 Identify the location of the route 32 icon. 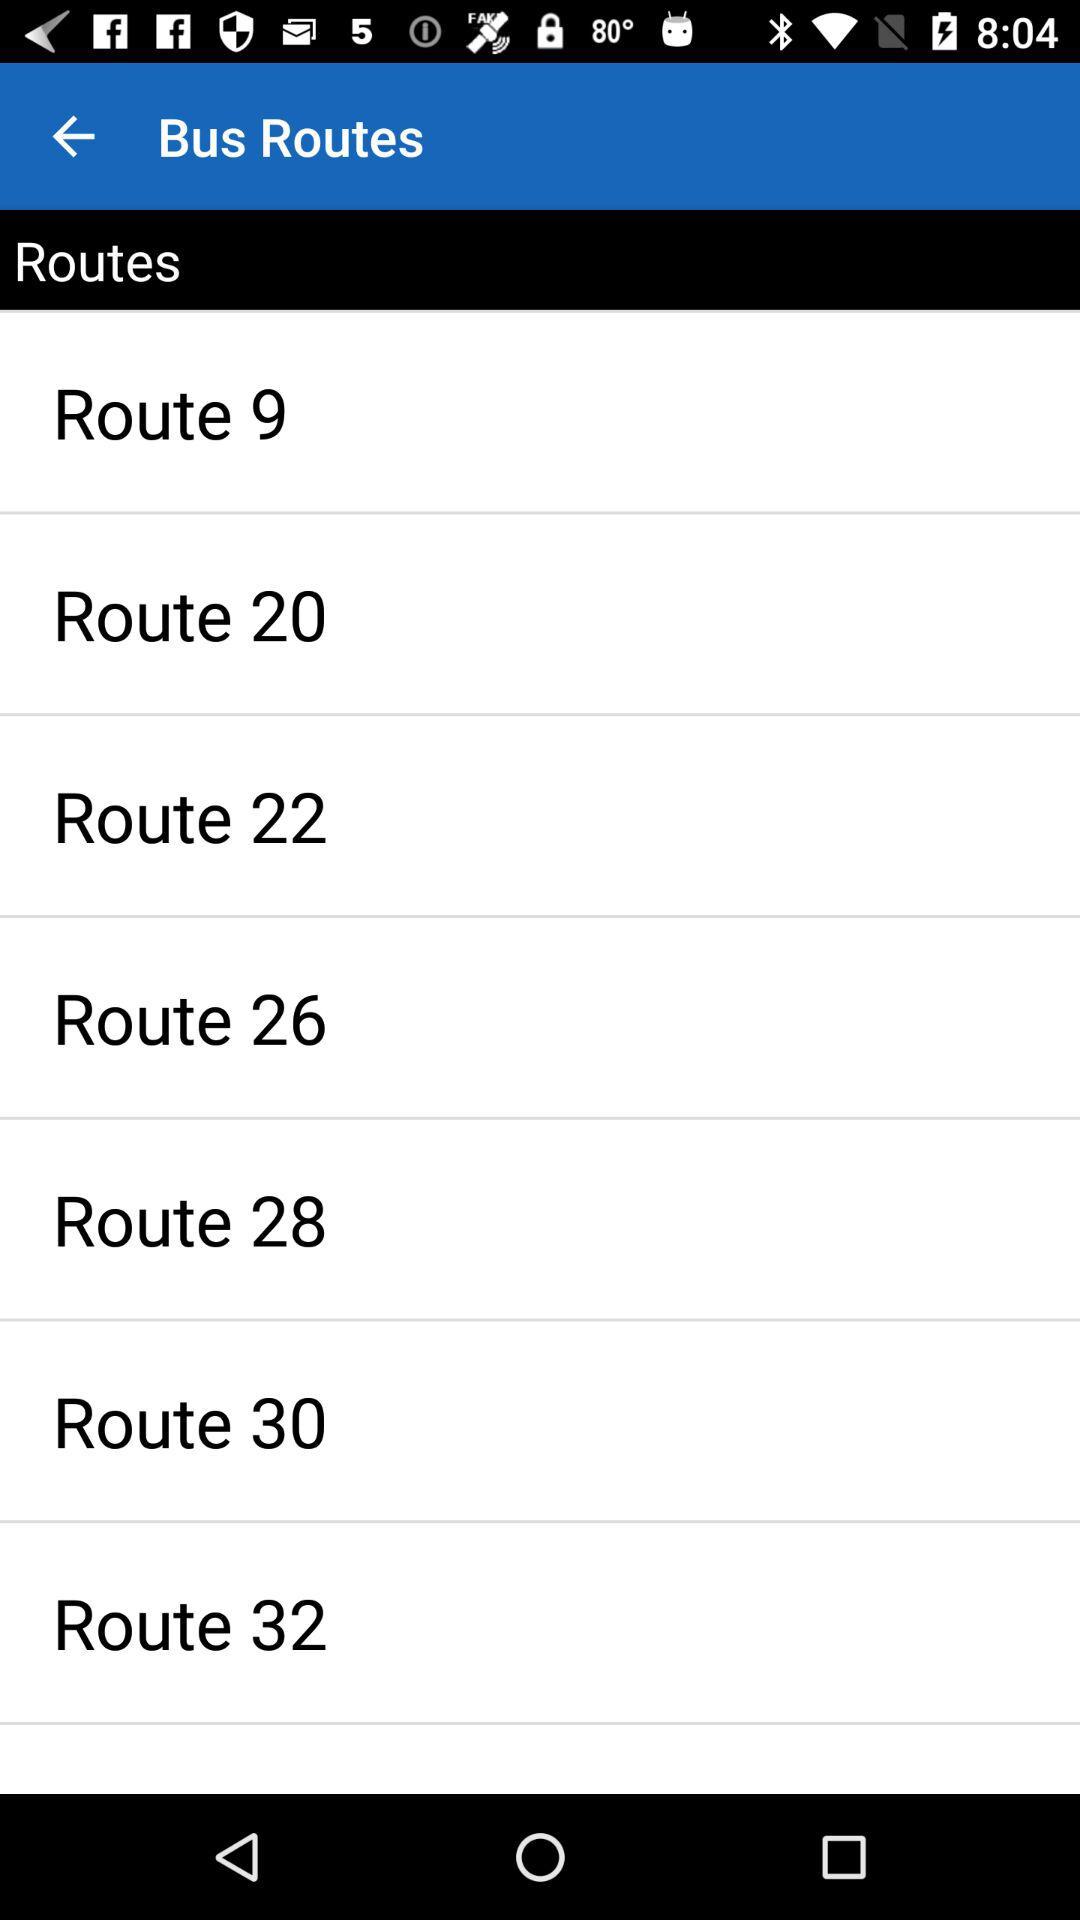
(540, 1622).